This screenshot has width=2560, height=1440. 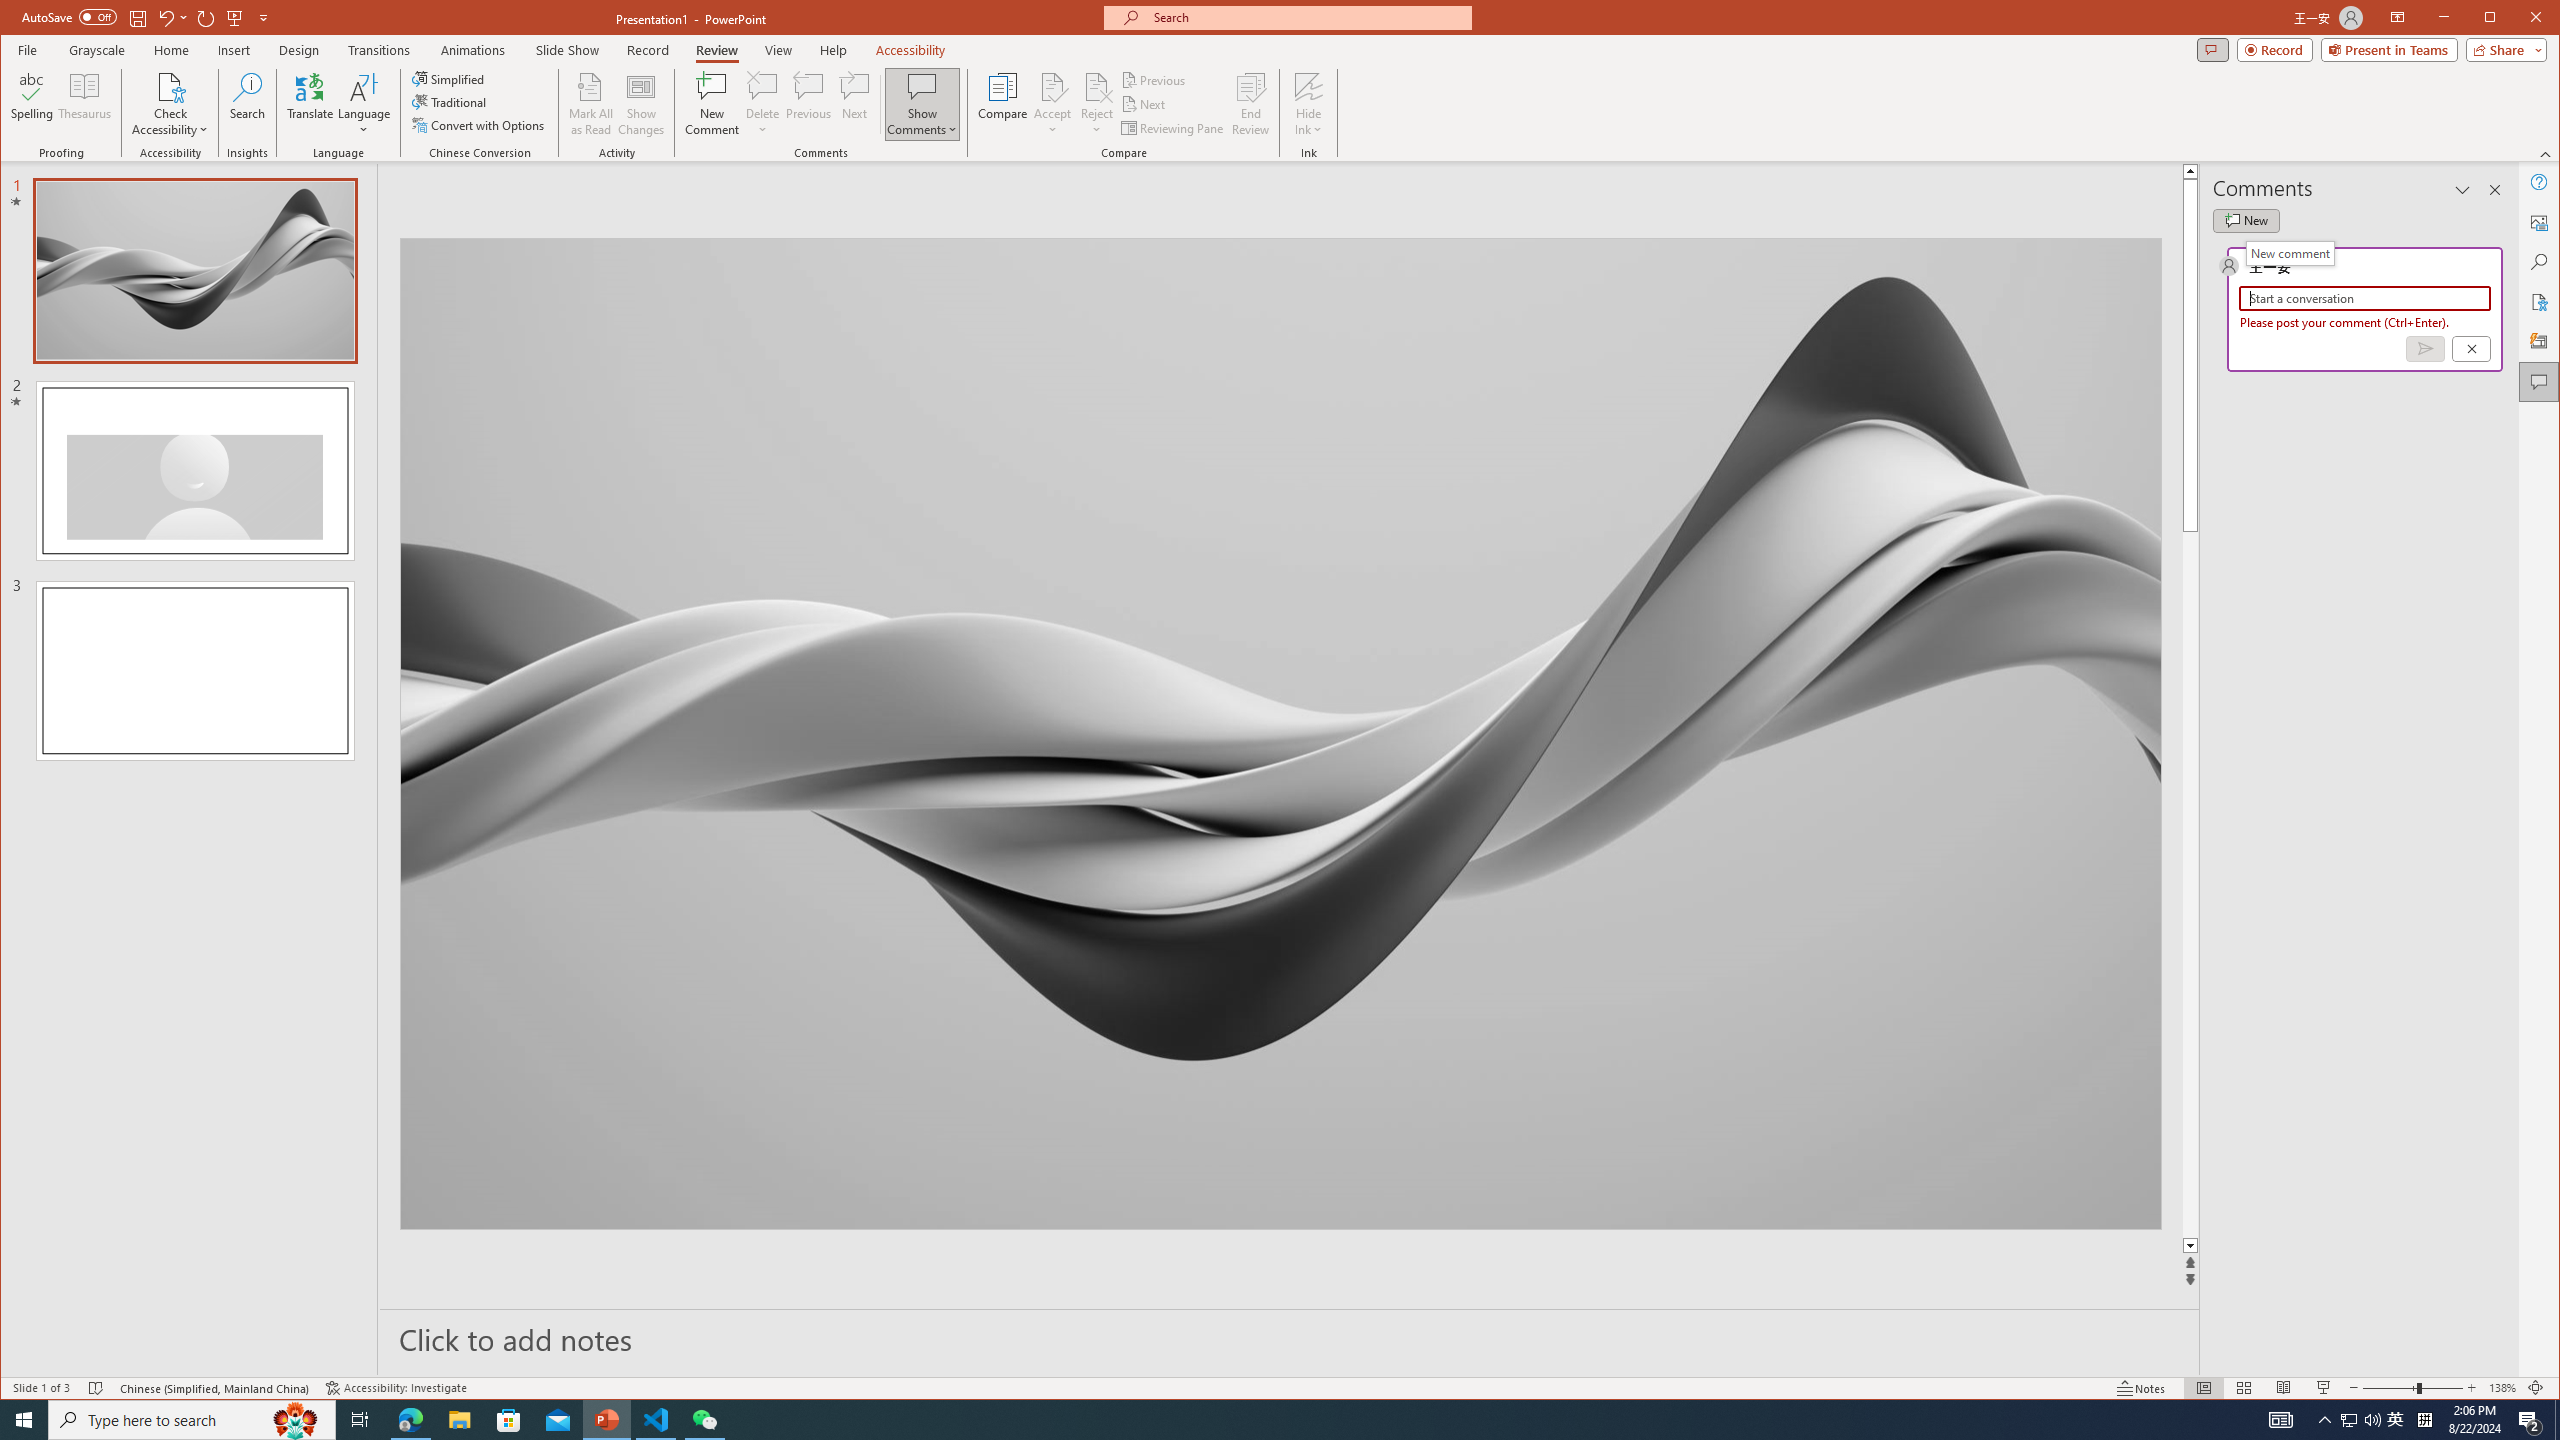 I want to click on 'PowerPoint - 1 running window', so click(x=607, y=1418).